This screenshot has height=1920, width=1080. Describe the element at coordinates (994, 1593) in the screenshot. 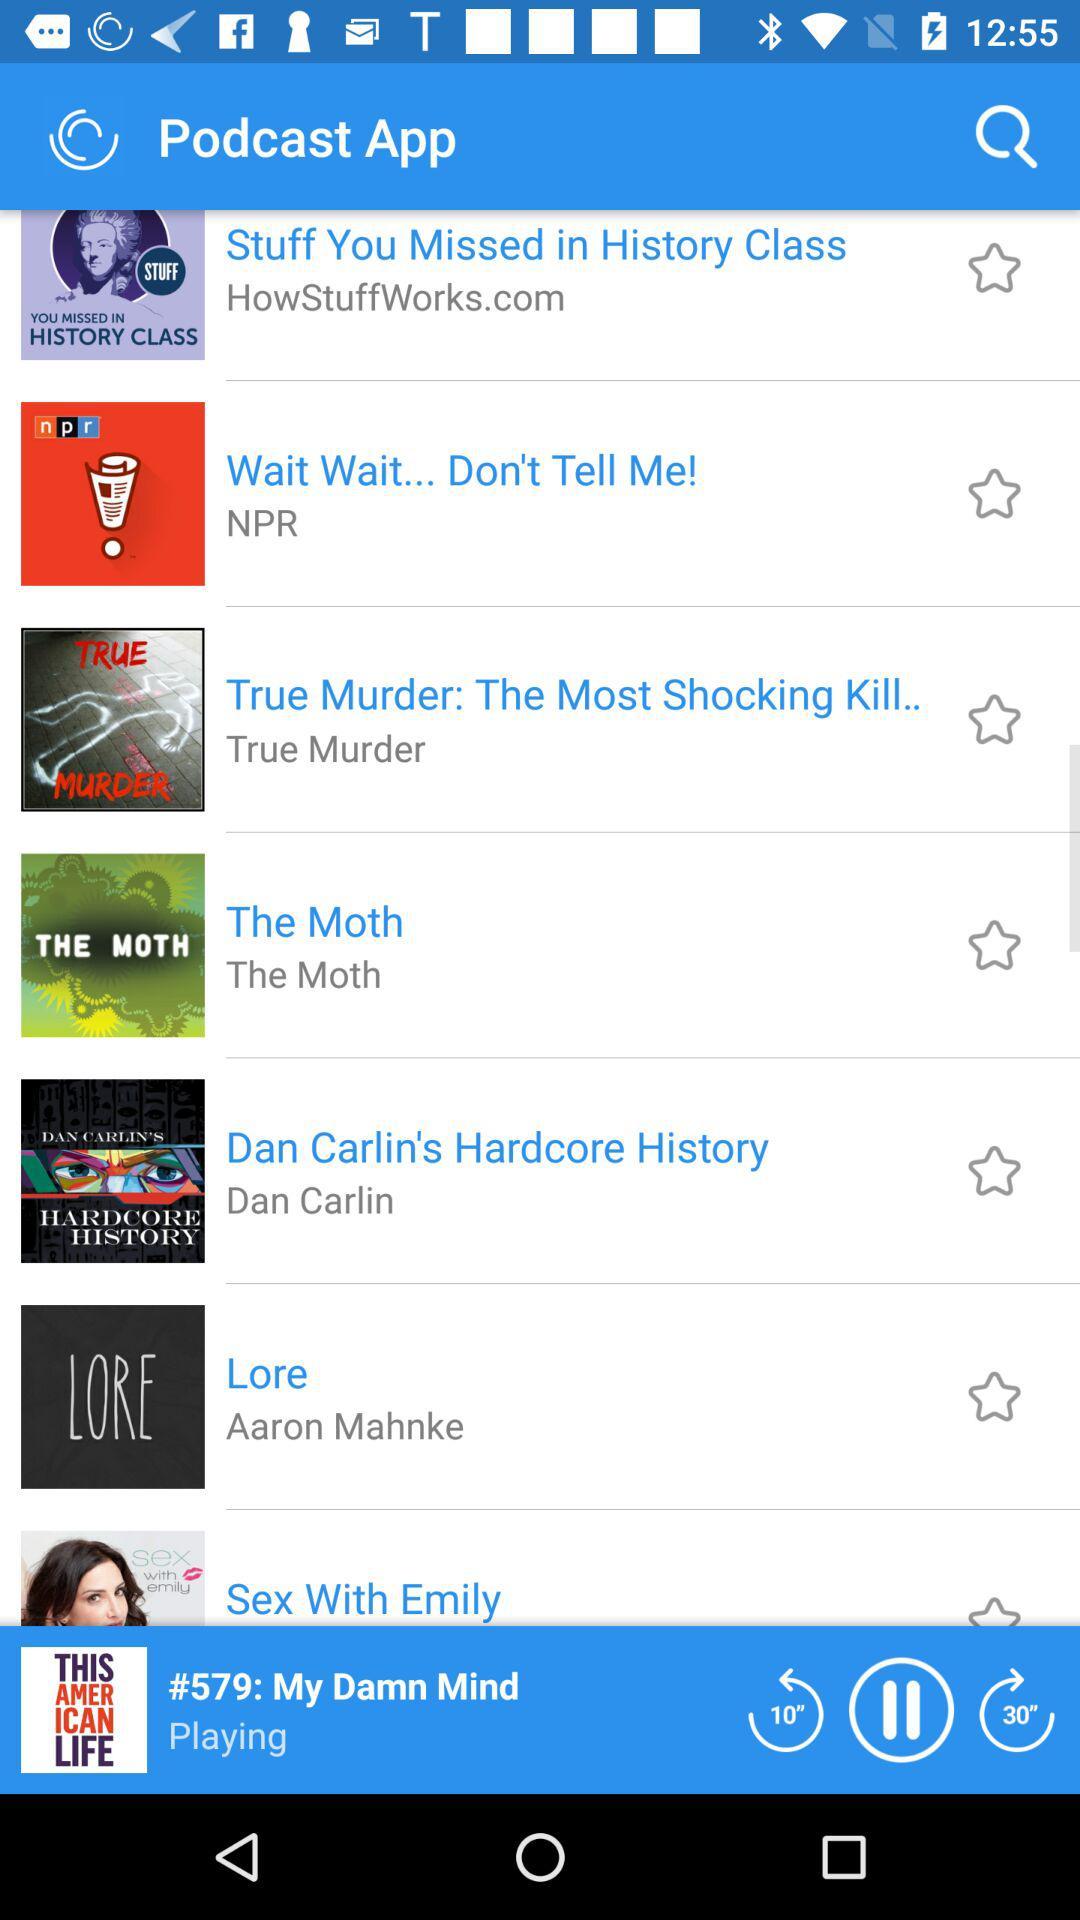

I see `the podcast` at that location.